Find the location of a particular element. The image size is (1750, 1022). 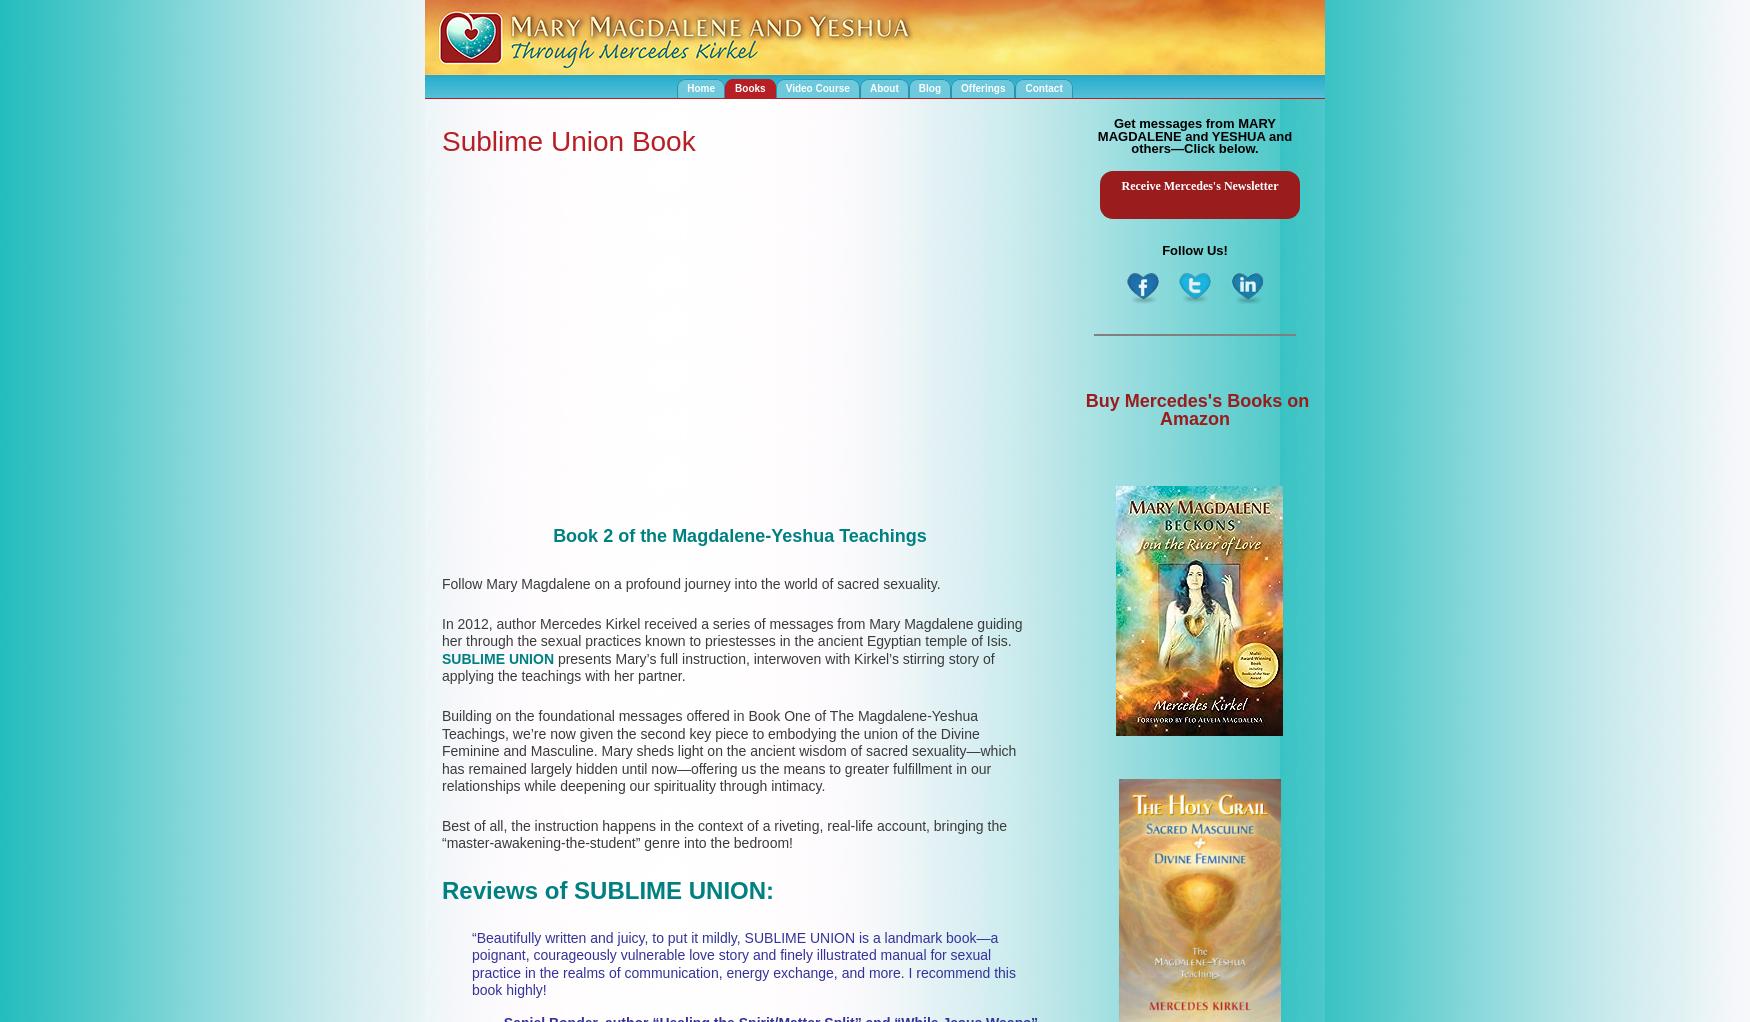

'Meditations' is located at coordinates (906, 128).